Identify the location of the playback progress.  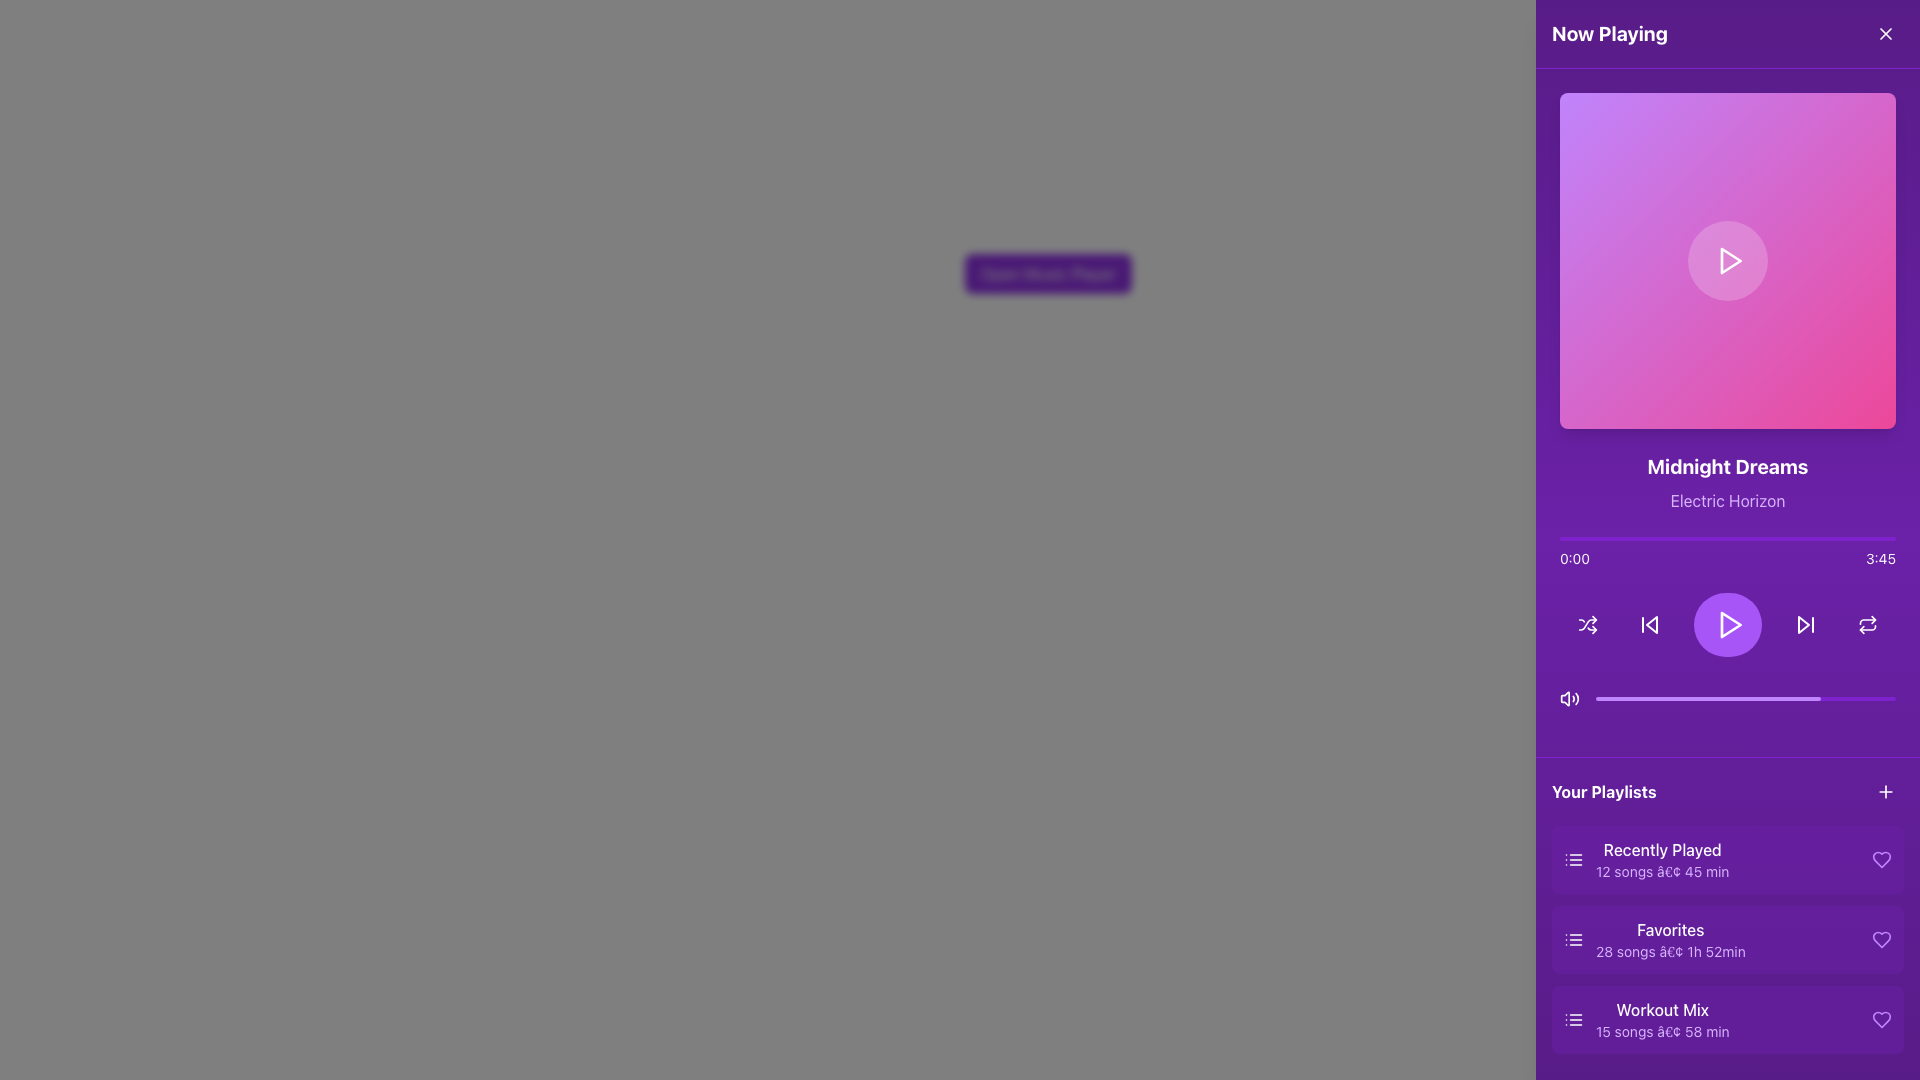
(1840, 697).